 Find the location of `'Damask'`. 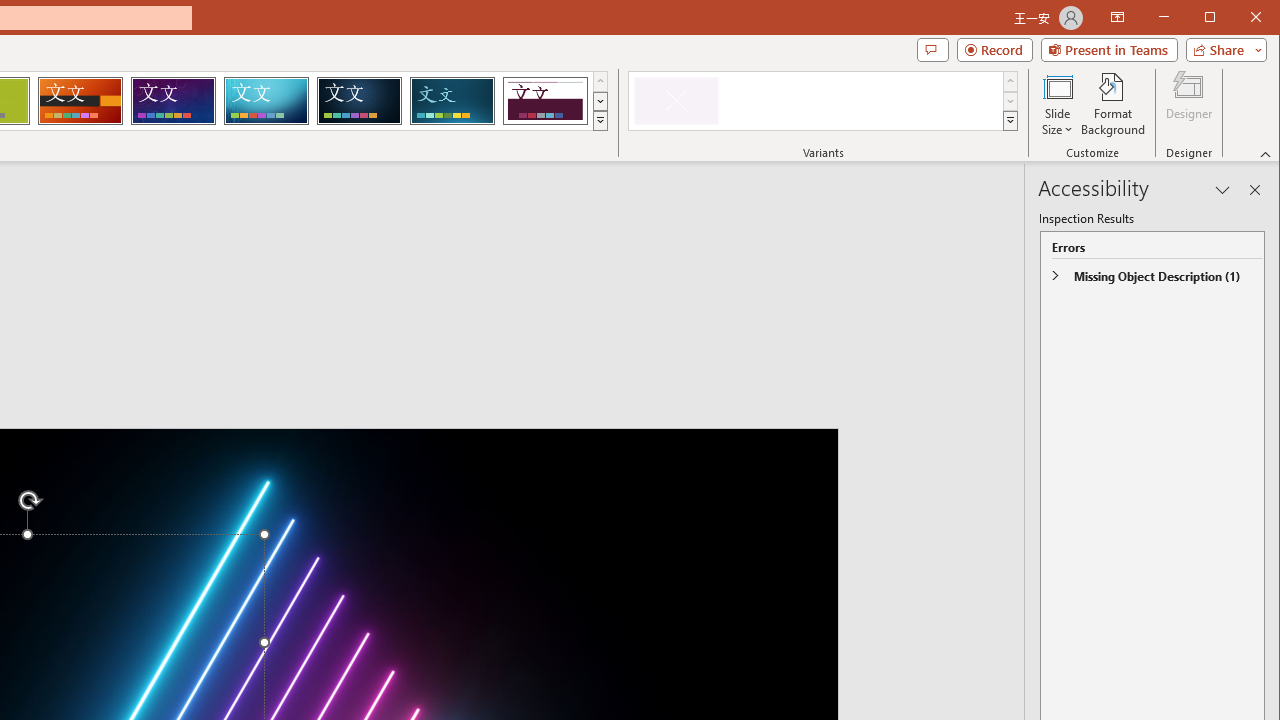

'Damask' is located at coordinates (359, 100).